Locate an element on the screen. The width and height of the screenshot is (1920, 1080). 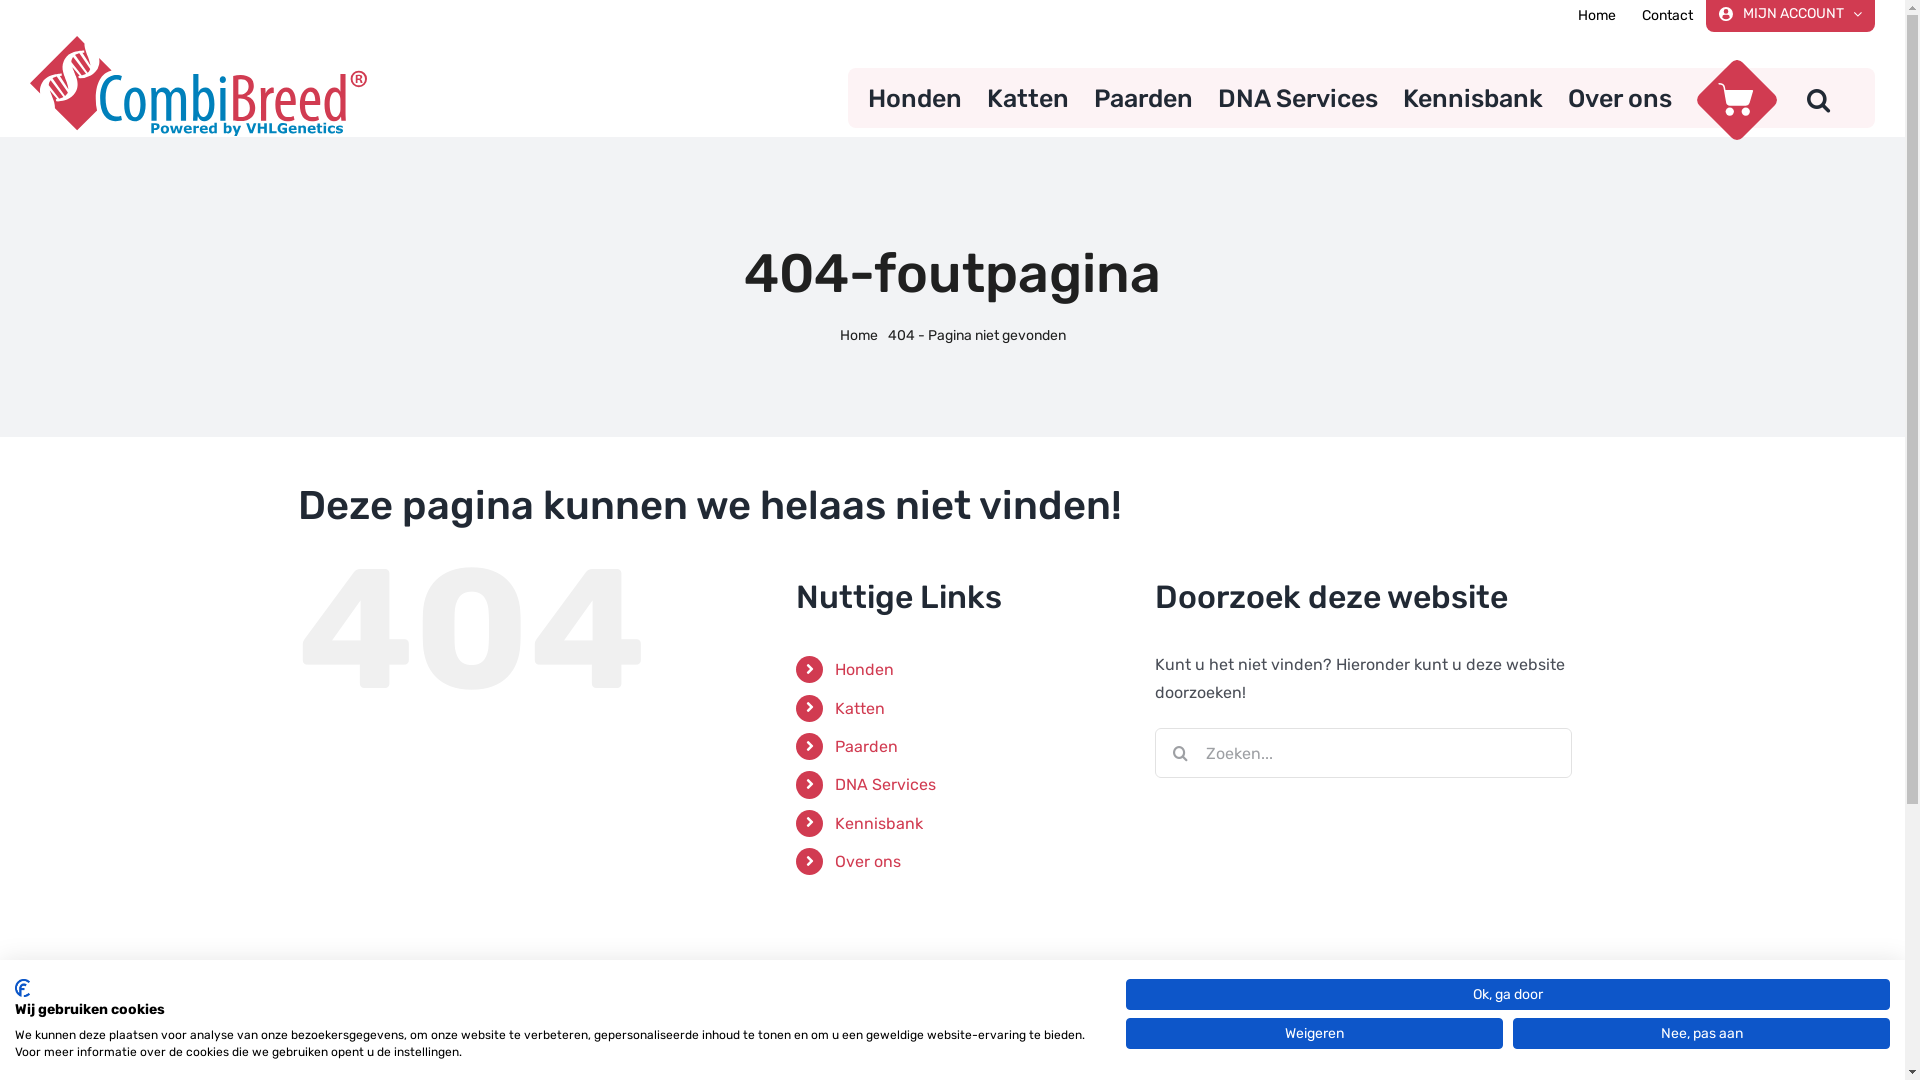
'Kennisbank' is located at coordinates (878, 823).